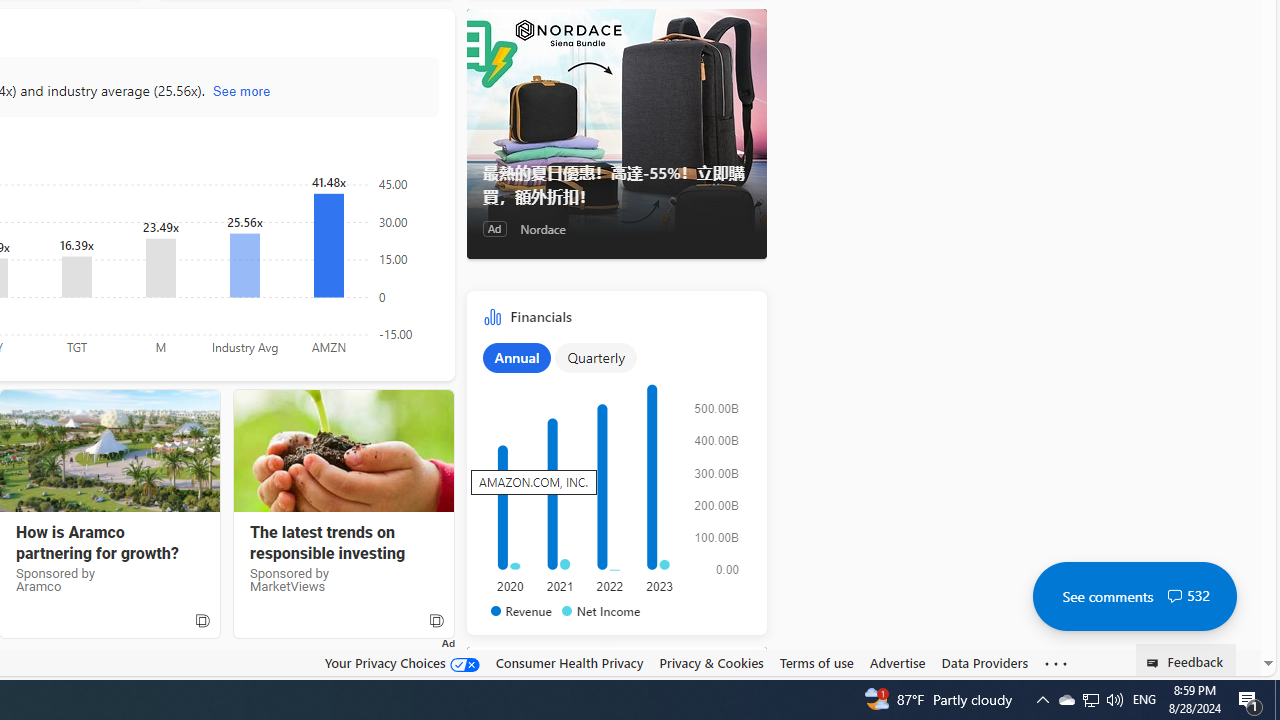  I want to click on 'Quarterly', so click(595, 356).